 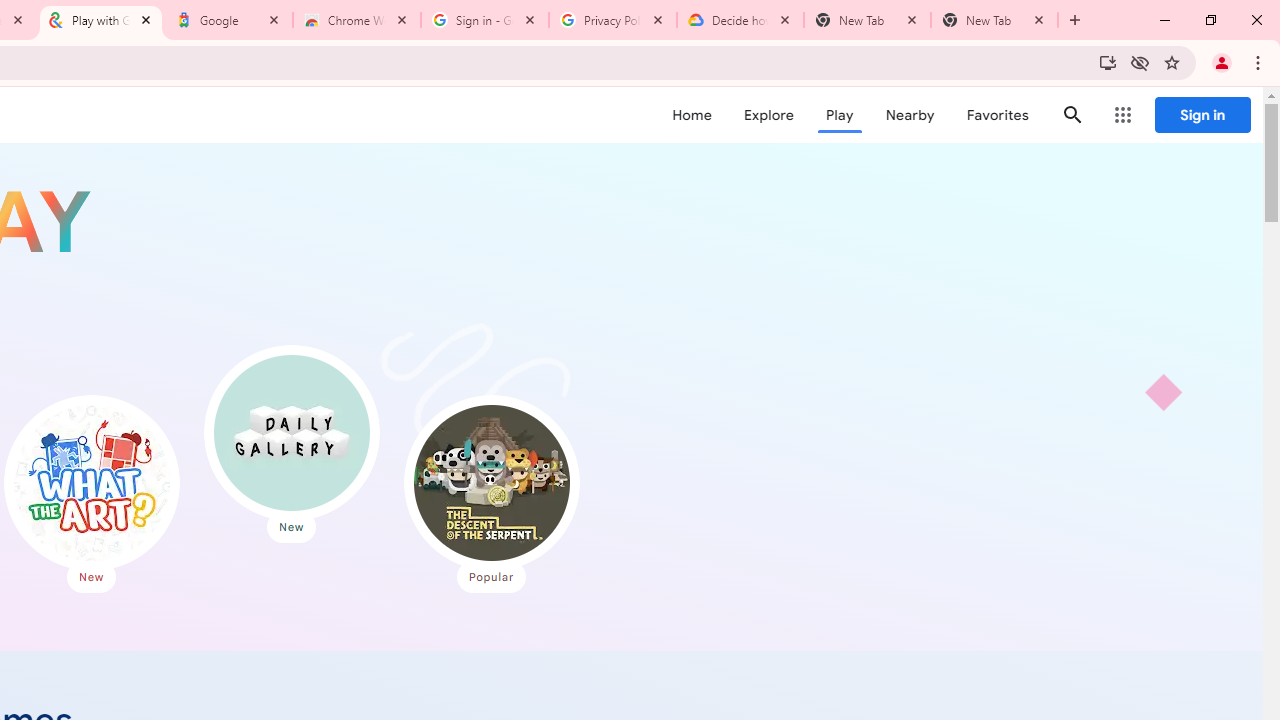 What do you see at coordinates (485, 20) in the screenshot?
I see `'Sign in - Google Accounts'` at bounding box center [485, 20].